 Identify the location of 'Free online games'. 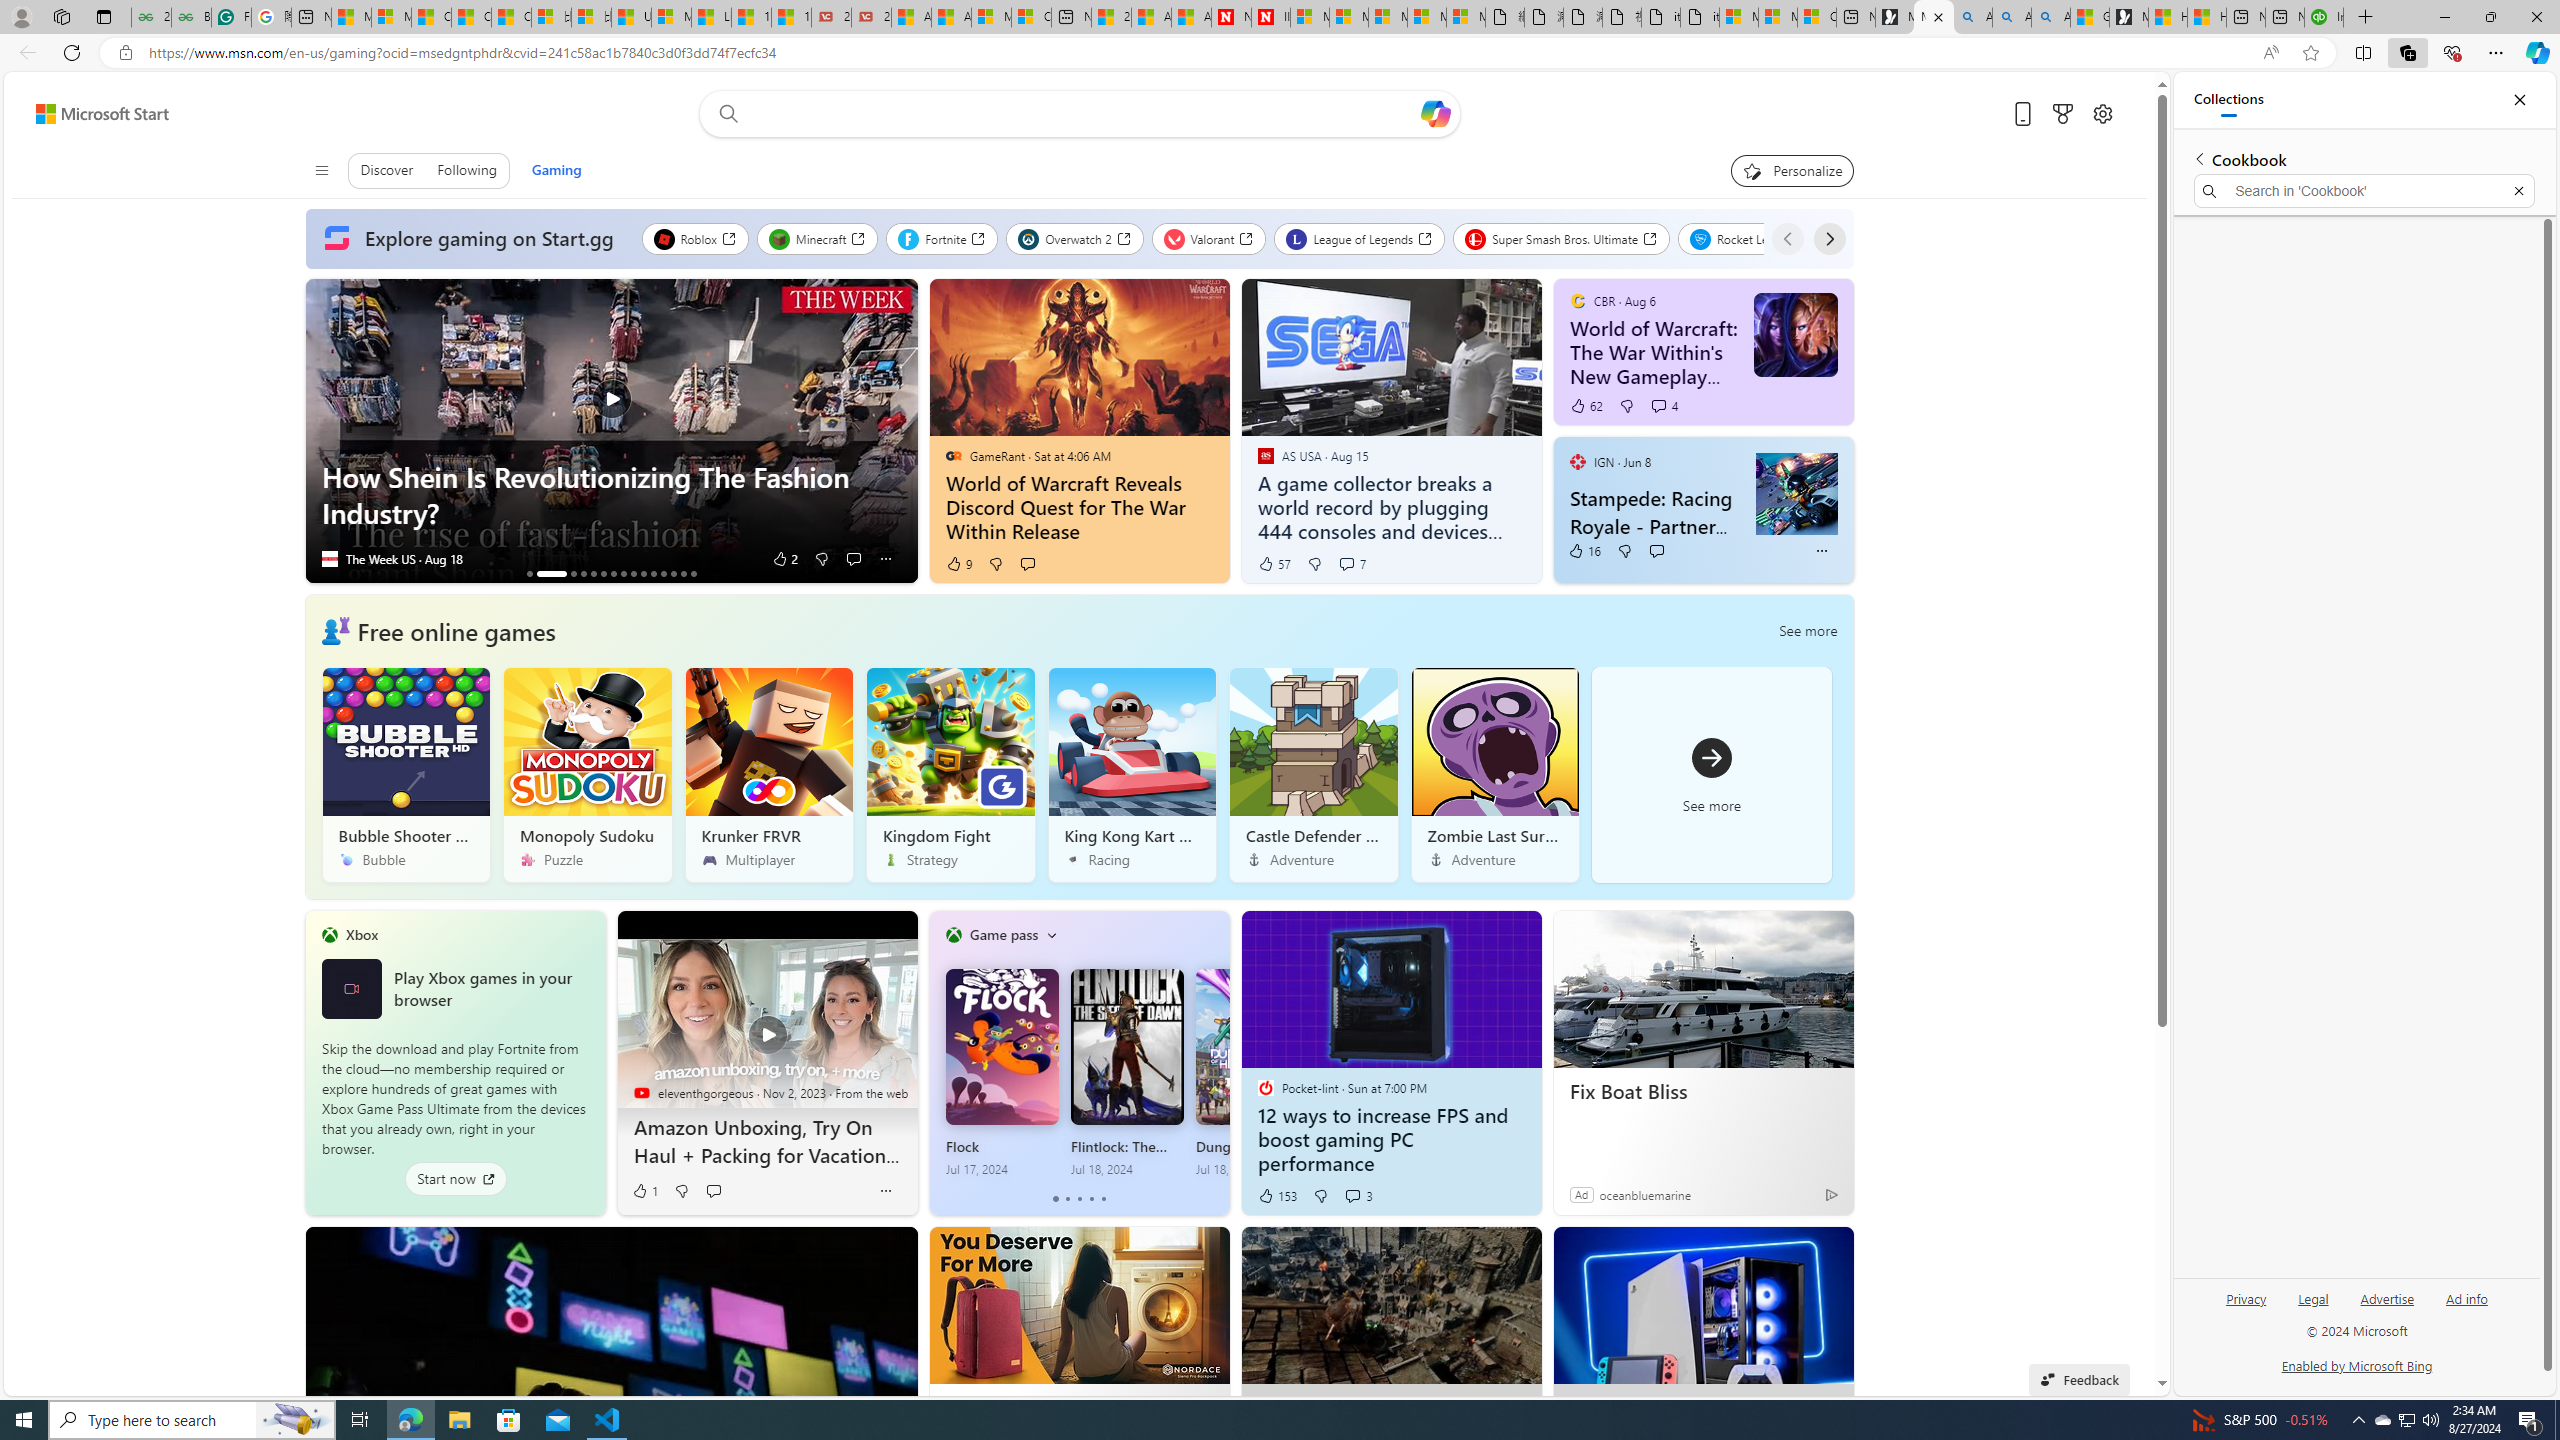
(454, 629).